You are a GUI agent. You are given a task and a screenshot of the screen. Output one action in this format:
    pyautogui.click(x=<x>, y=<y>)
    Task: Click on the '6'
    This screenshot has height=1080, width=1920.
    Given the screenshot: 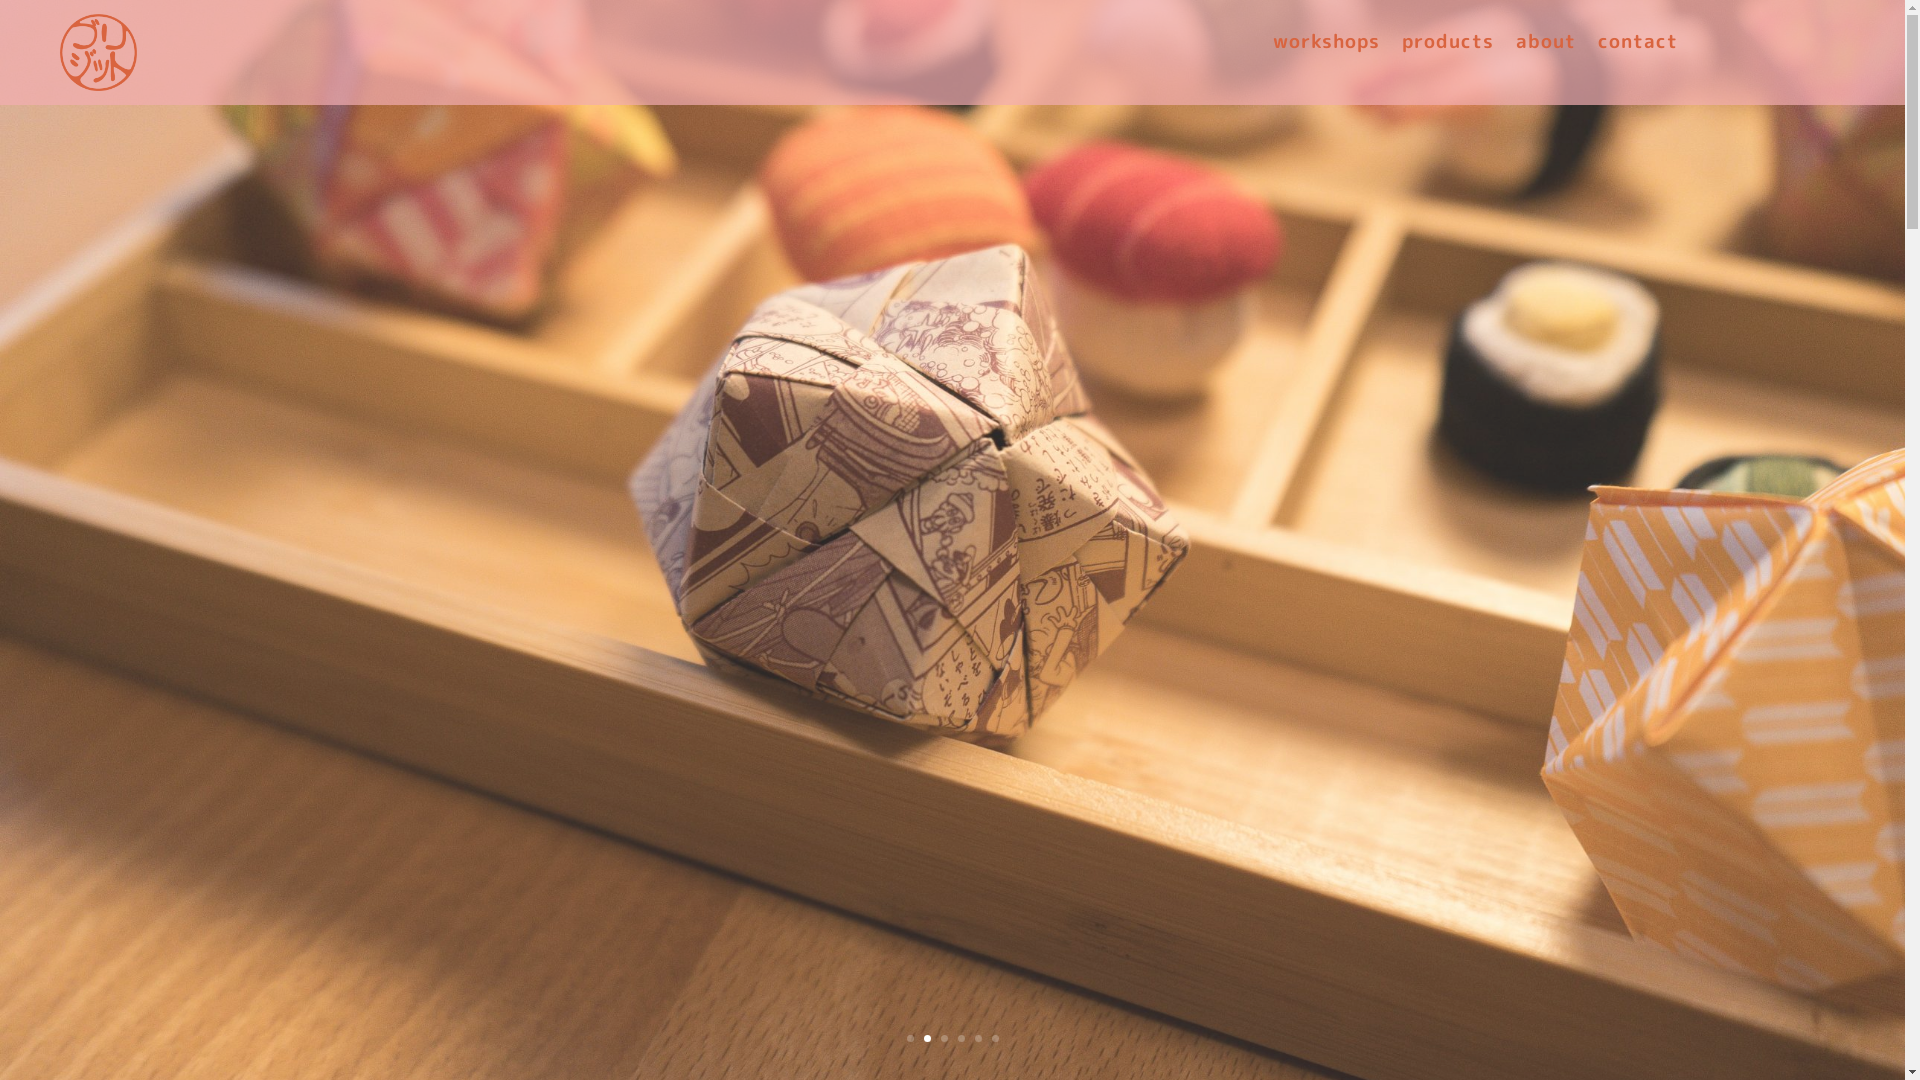 What is the action you would take?
    pyautogui.click(x=995, y=1037)
    